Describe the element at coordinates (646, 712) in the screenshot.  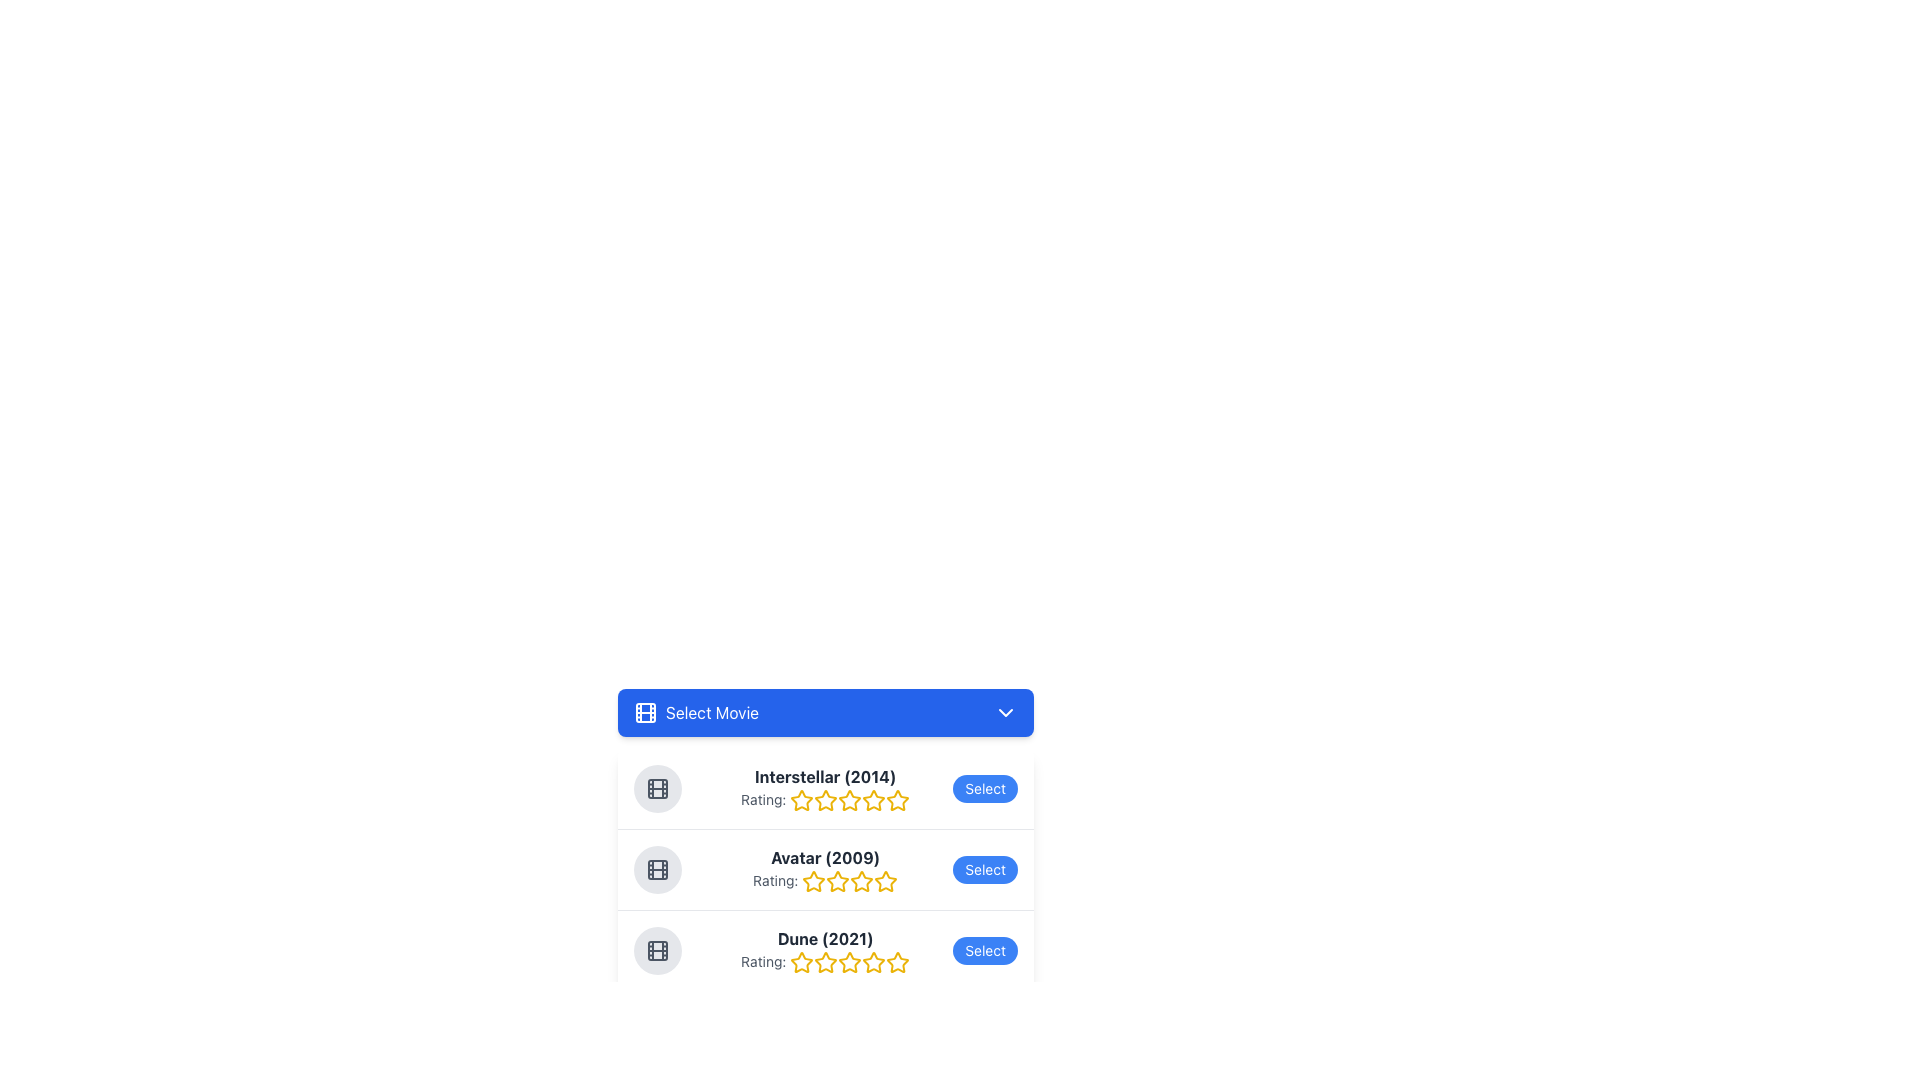
I see `the SVG graphical element styled like a movie reel, located in the dropdown menu before the 'Select Movie' text` at that location.